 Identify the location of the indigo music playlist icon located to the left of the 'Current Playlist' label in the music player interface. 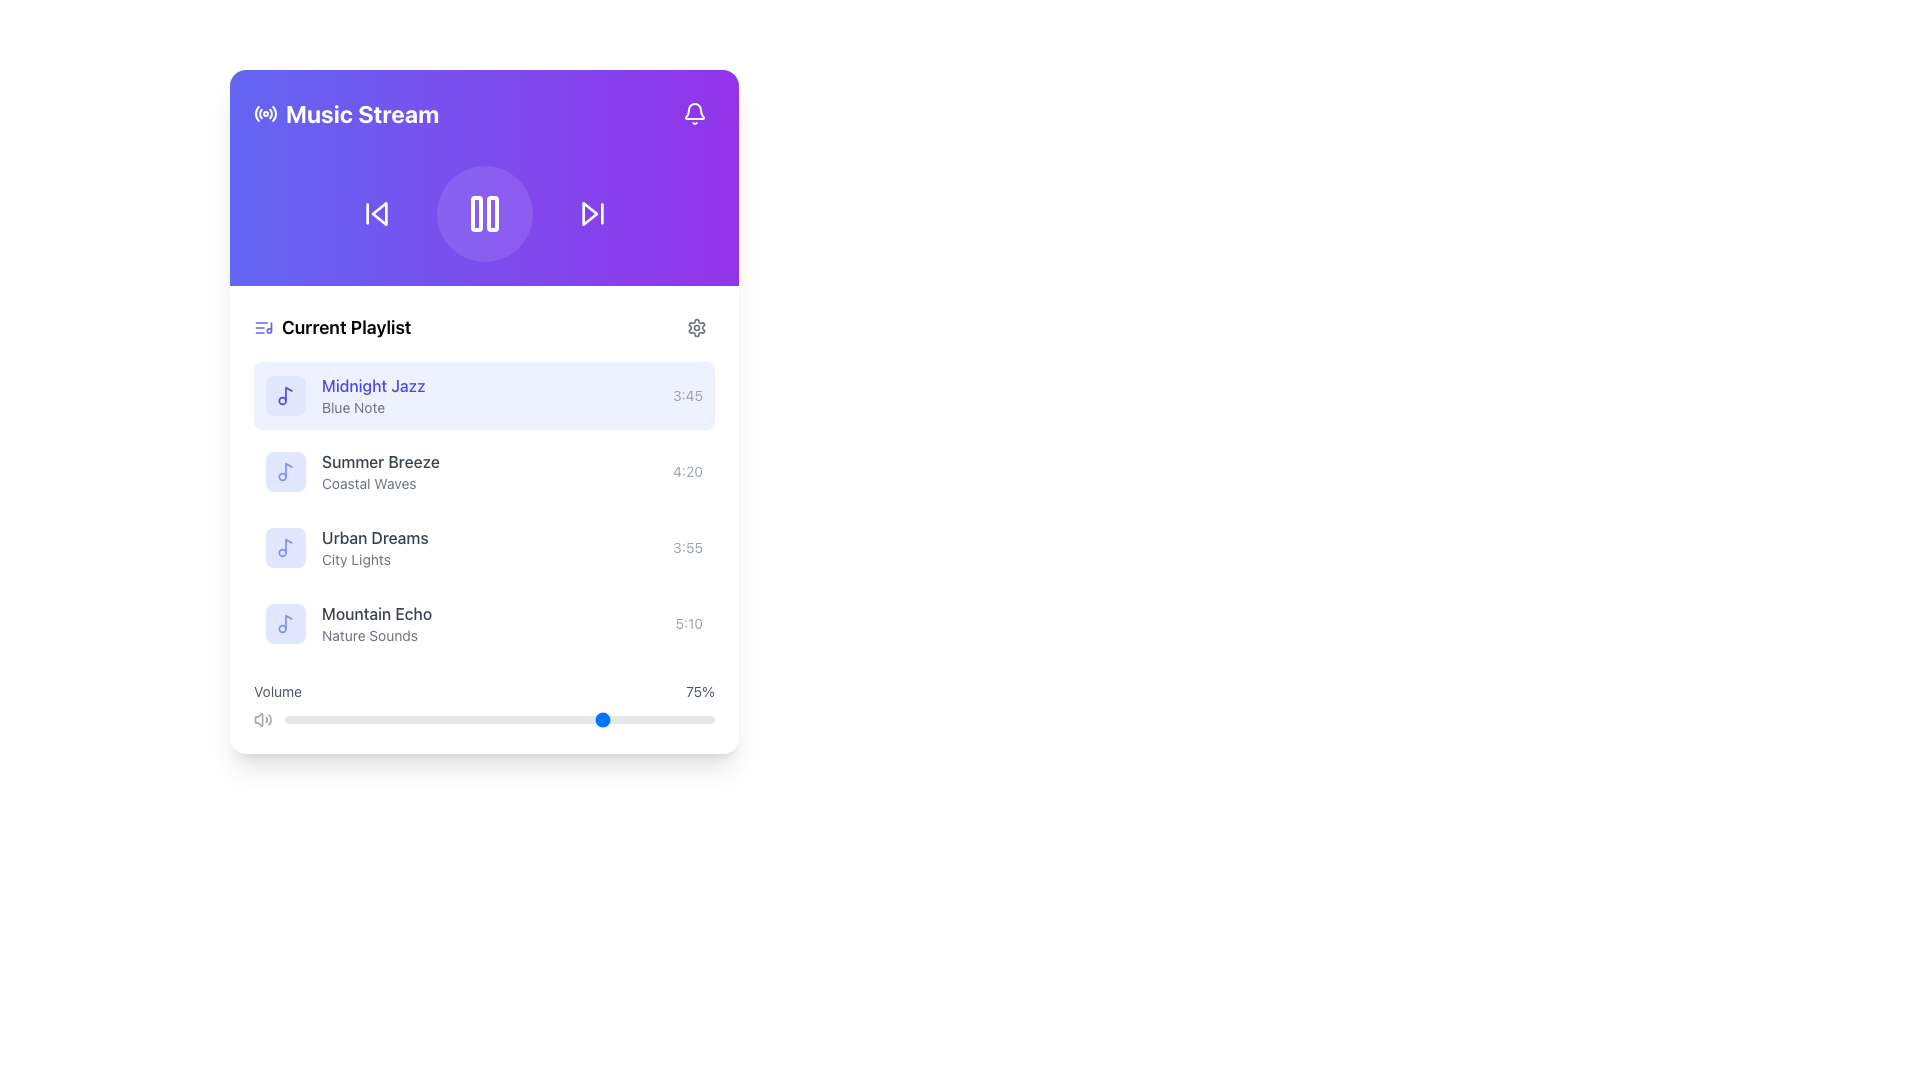
(263, 326).